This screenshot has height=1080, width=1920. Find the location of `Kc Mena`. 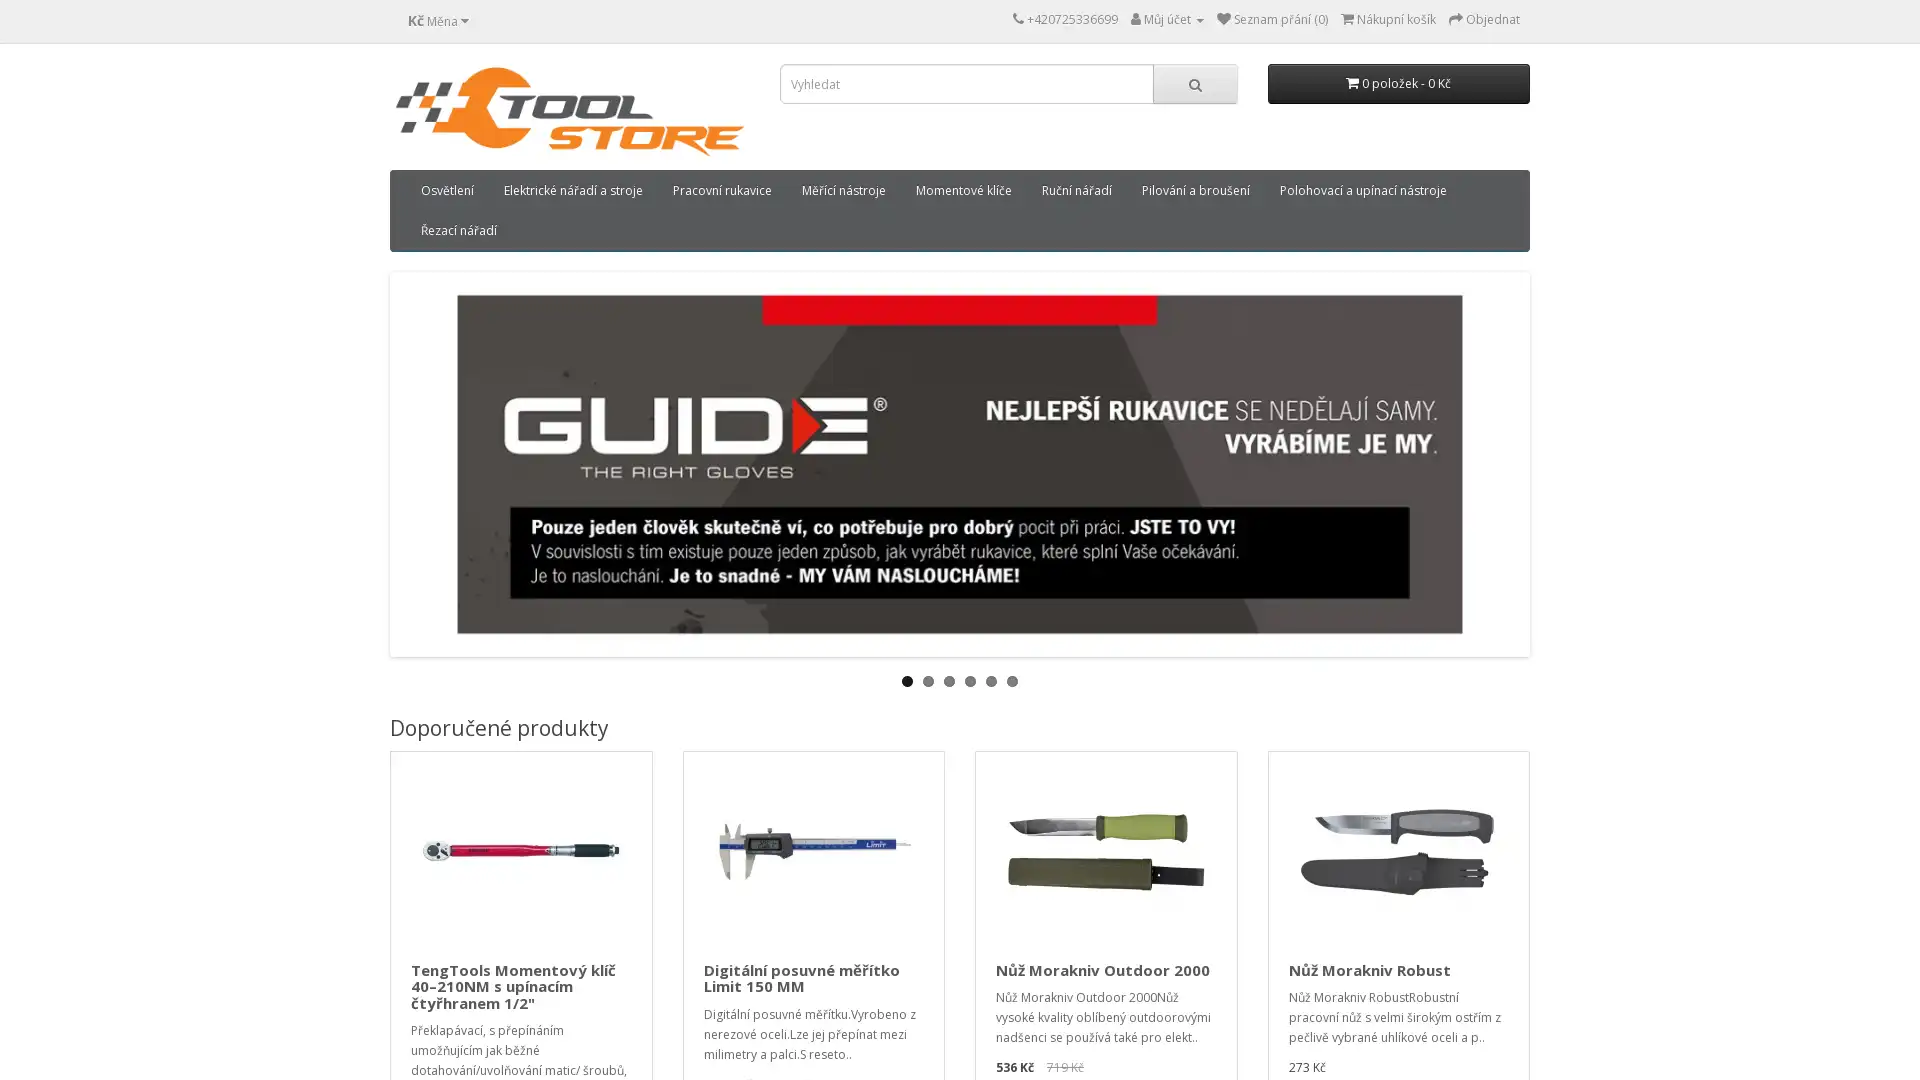

Kc Mena is located at coordinates (437, 20).